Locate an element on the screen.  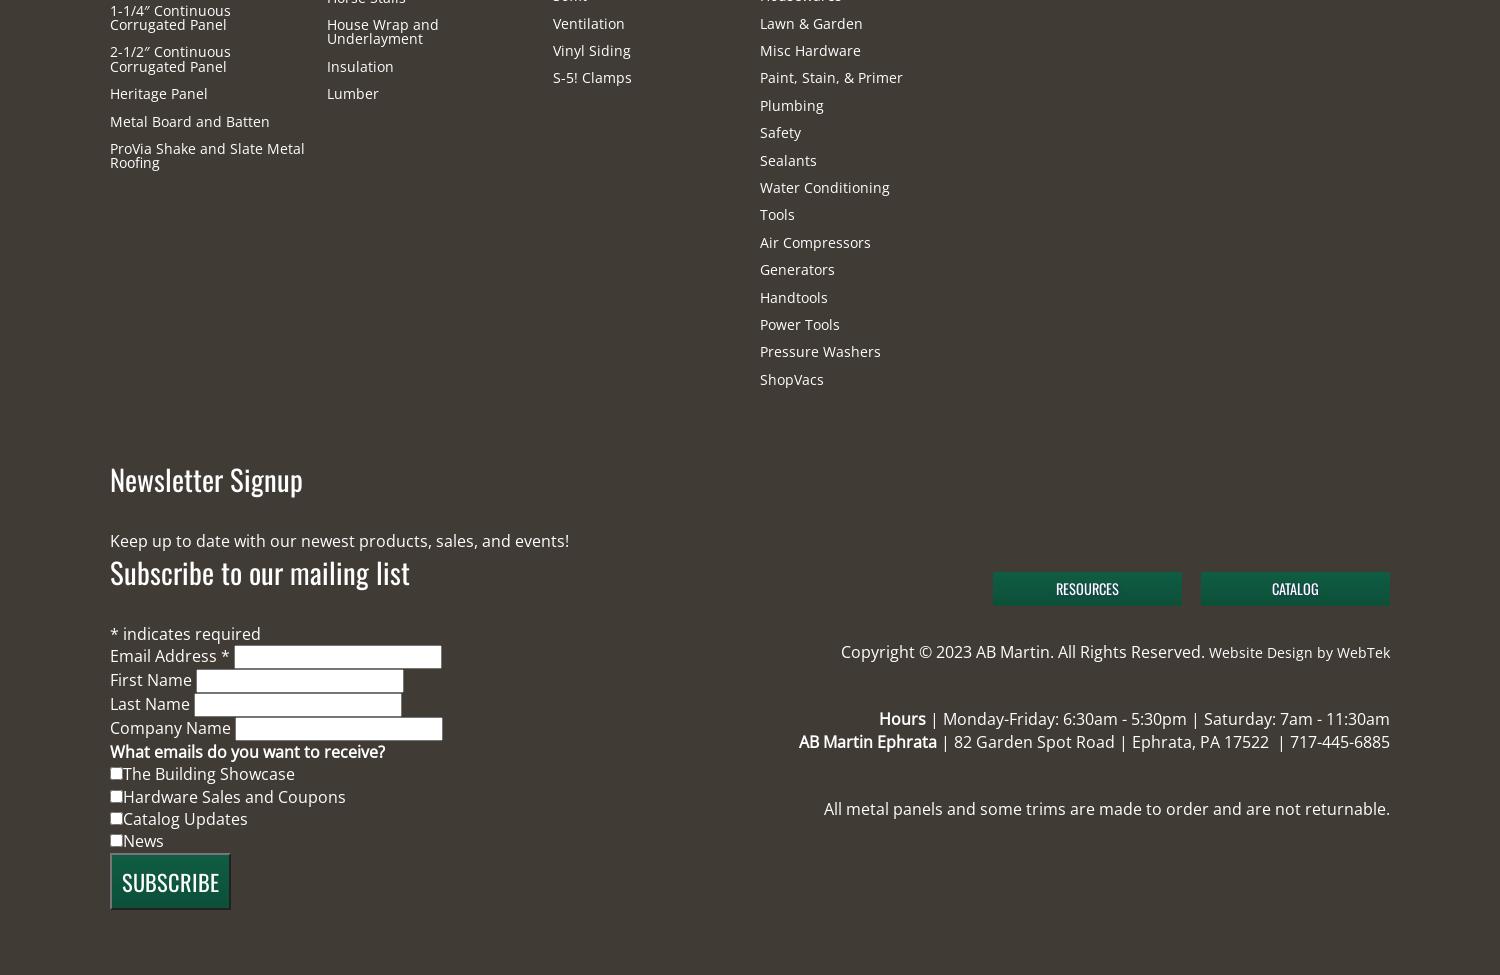
'Copyright © 2023 AB Martin.  All Rights Reserved.' is located at coordinates (1024, 651).